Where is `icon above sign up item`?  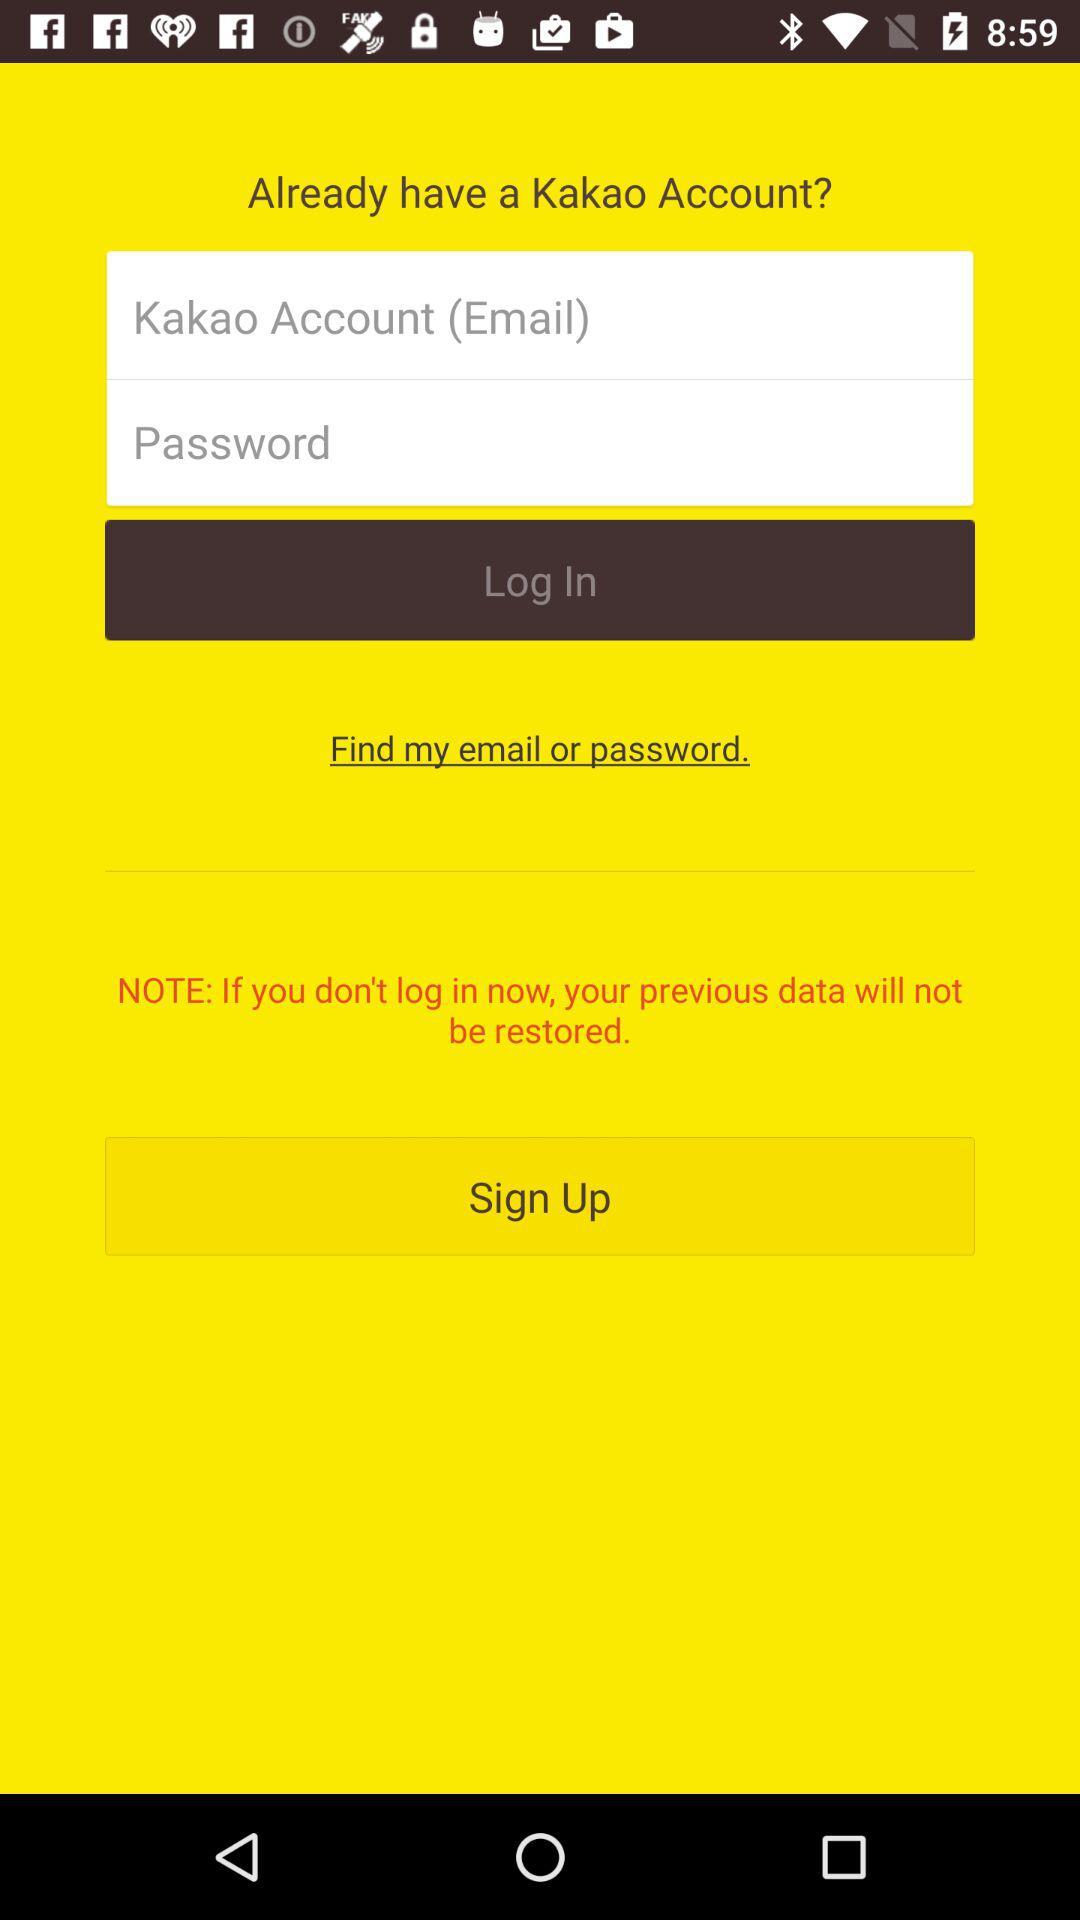
icon above sign up item is located at coordinates (540, 1009).